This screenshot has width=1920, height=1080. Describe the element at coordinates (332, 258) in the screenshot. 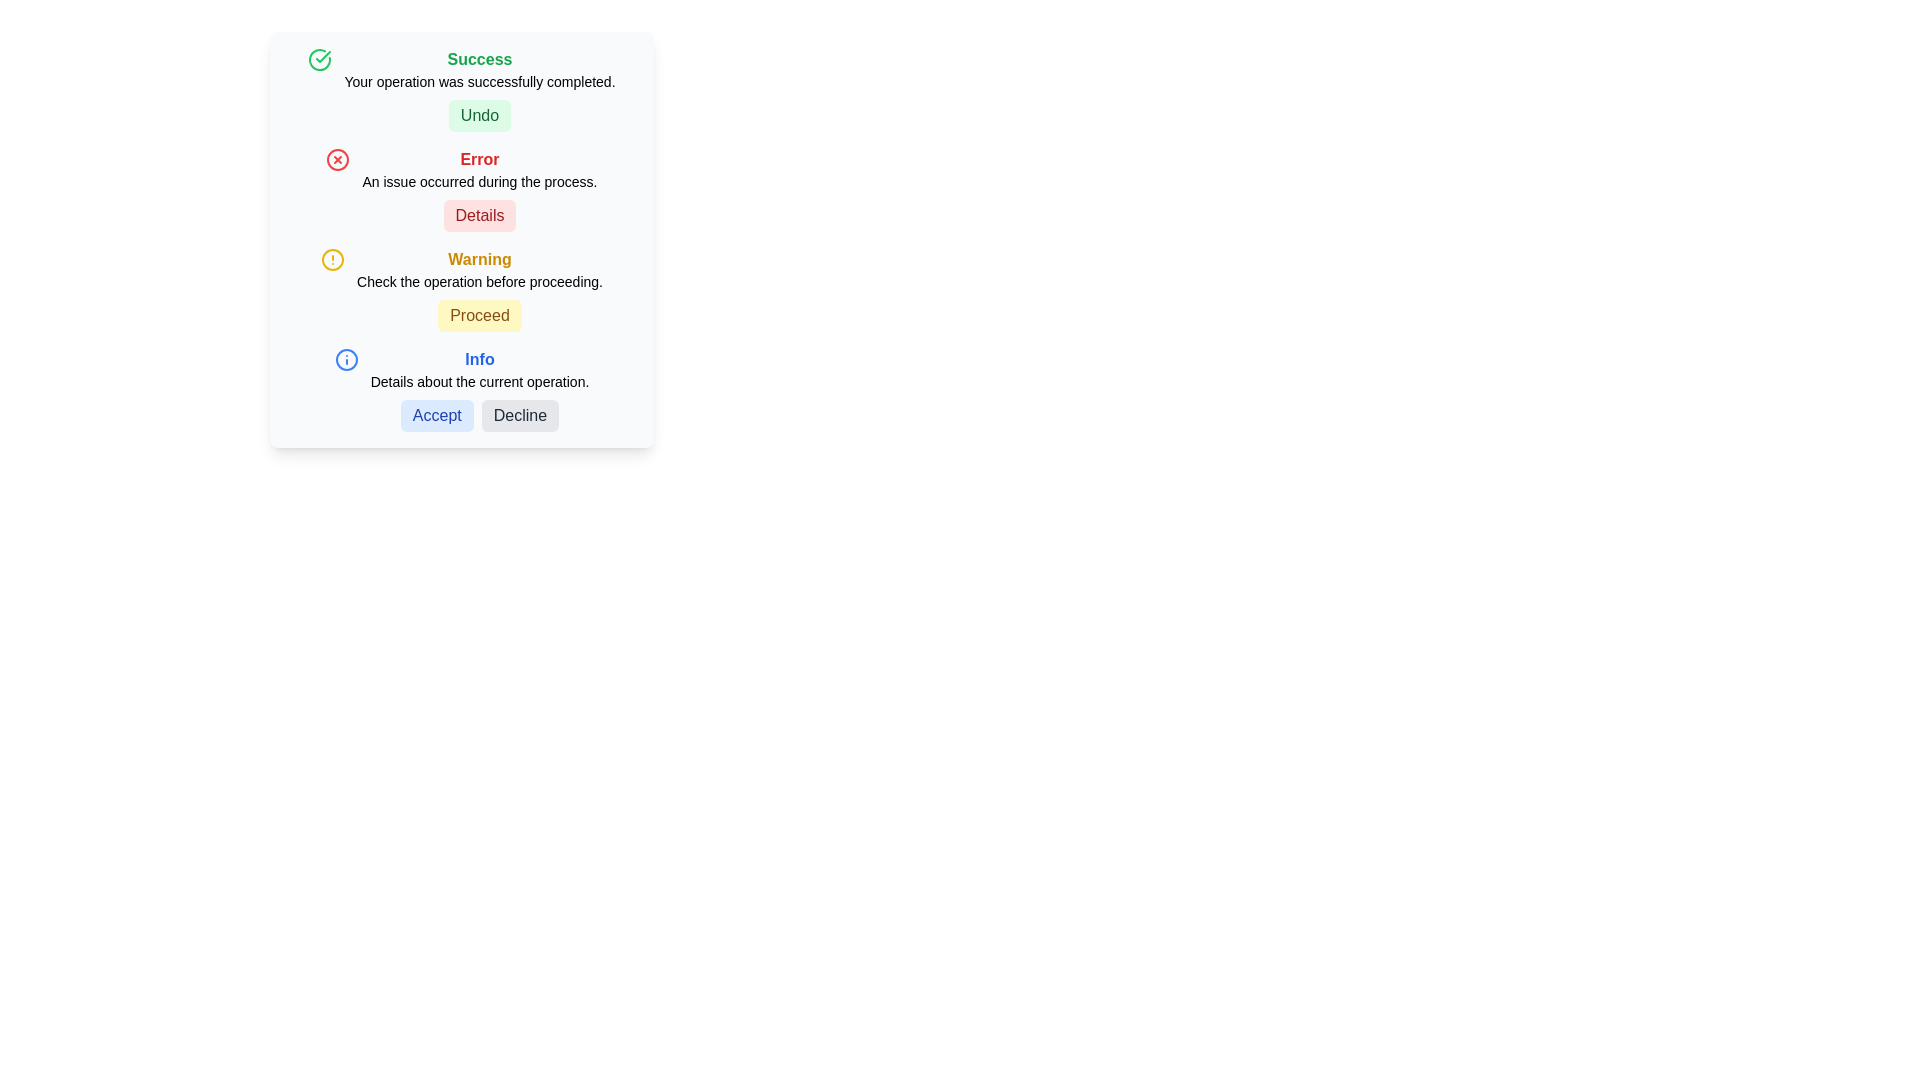

I see `the circular yellow icon in the 'Warning' section, which is the uppermost shape within the icon region` at that location.